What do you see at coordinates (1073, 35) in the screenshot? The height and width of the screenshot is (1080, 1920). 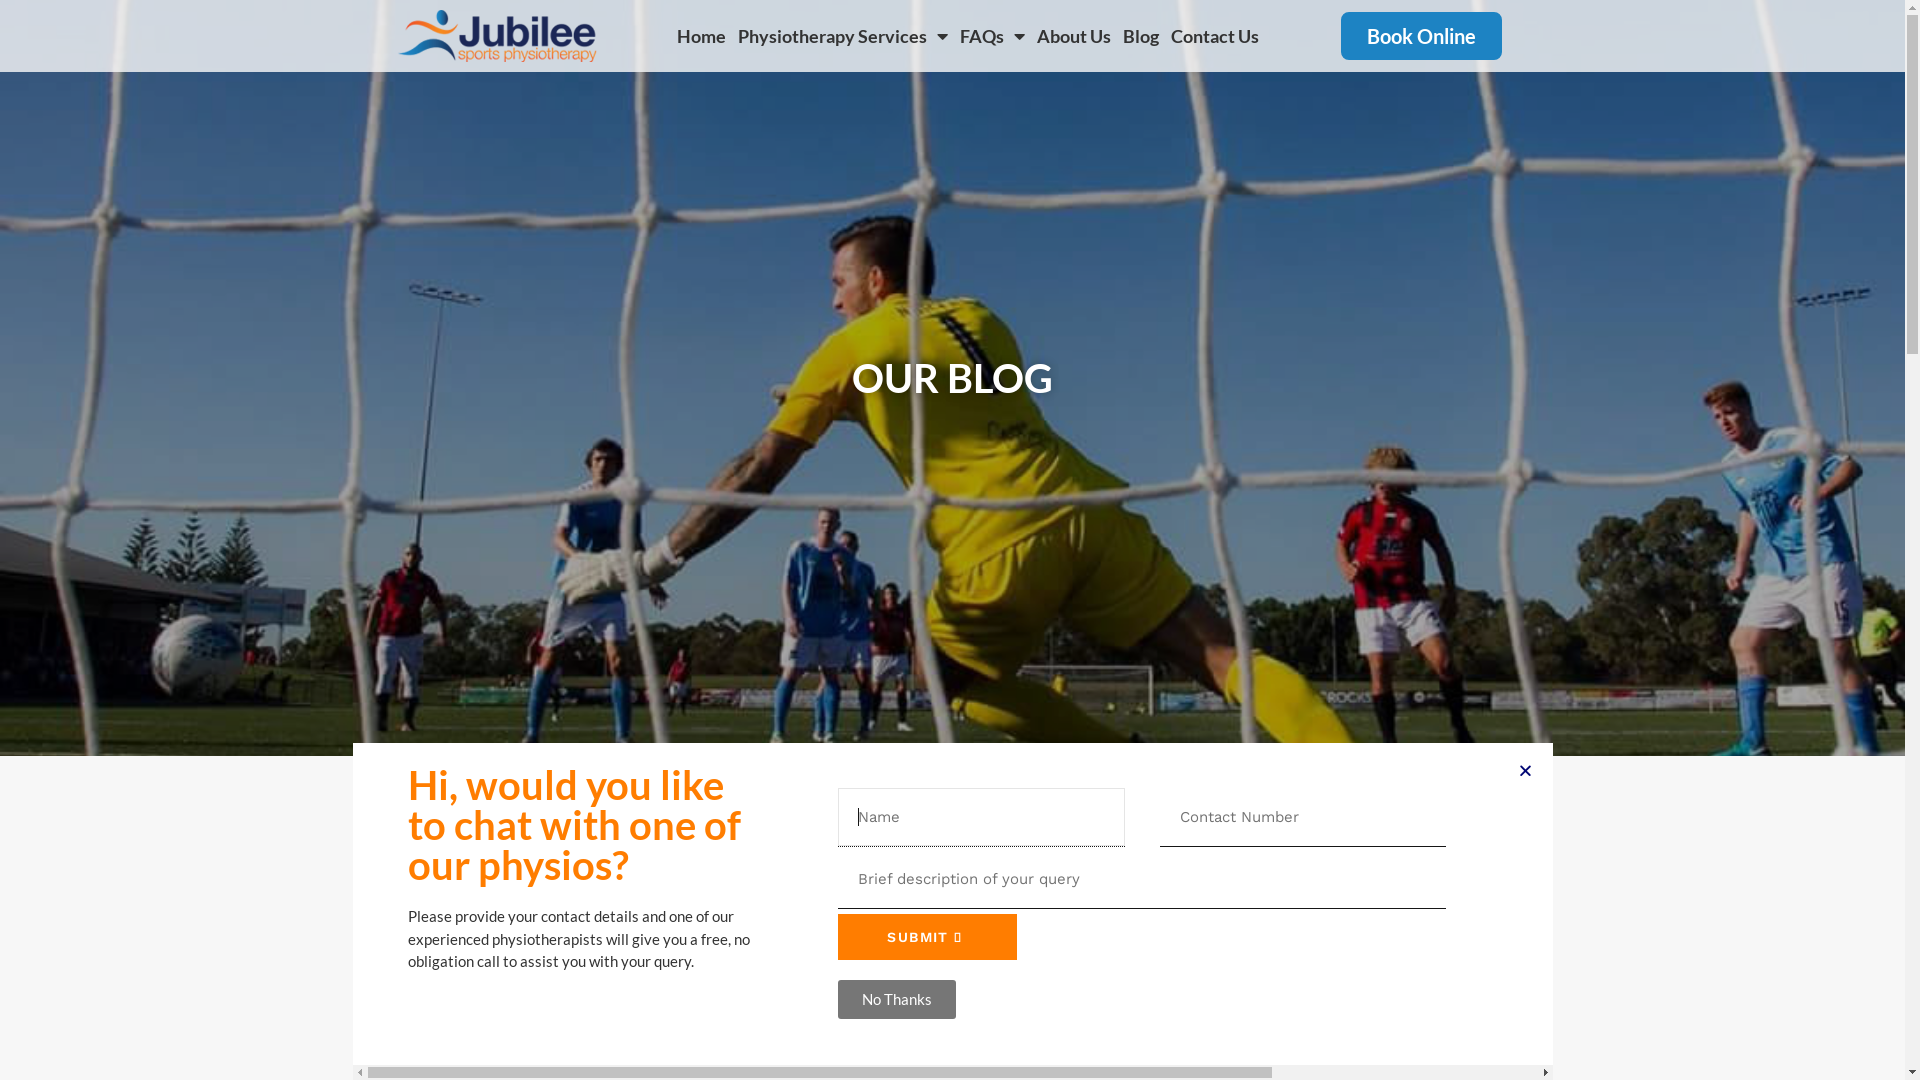 I see `'About Us'` at bounding box center [1073, 35].